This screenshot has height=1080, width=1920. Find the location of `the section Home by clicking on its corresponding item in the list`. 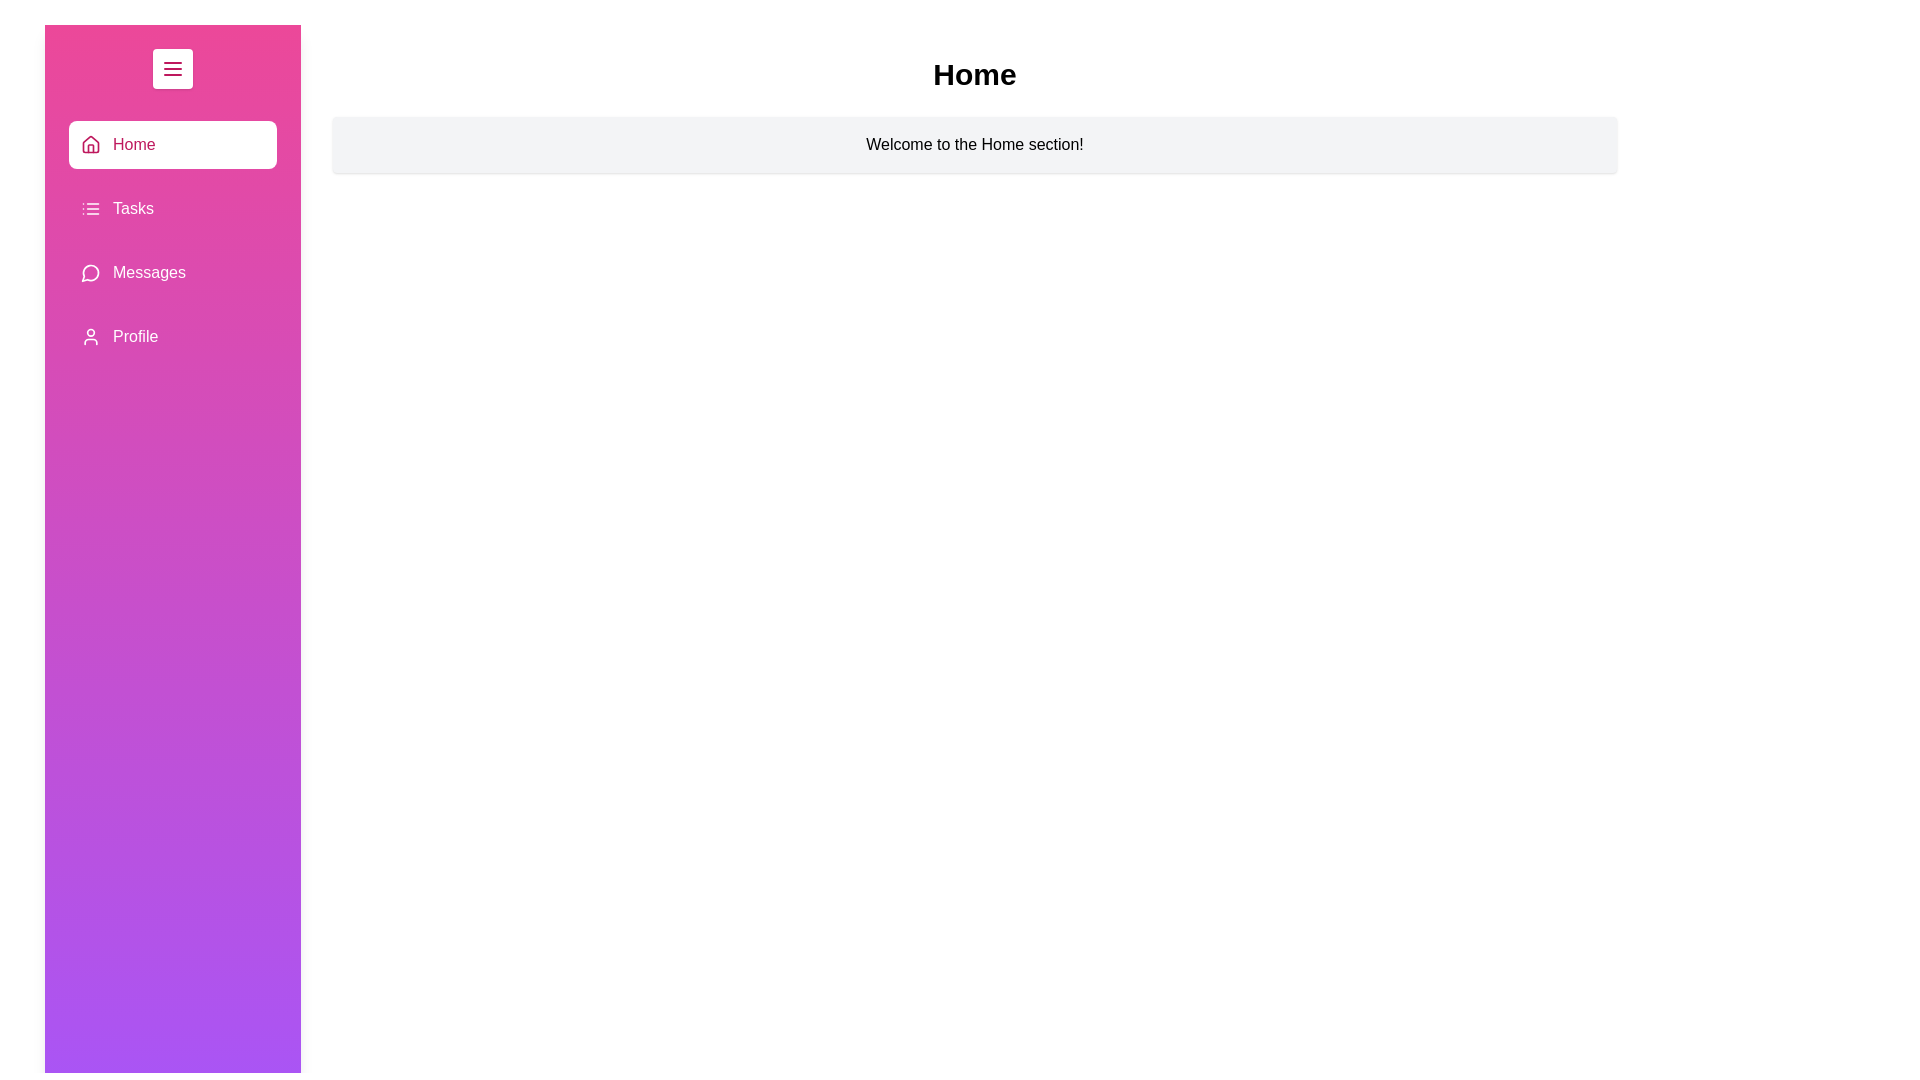

the section Home by clicking on its corresponding item in the list is located at coordinates (172, 144).